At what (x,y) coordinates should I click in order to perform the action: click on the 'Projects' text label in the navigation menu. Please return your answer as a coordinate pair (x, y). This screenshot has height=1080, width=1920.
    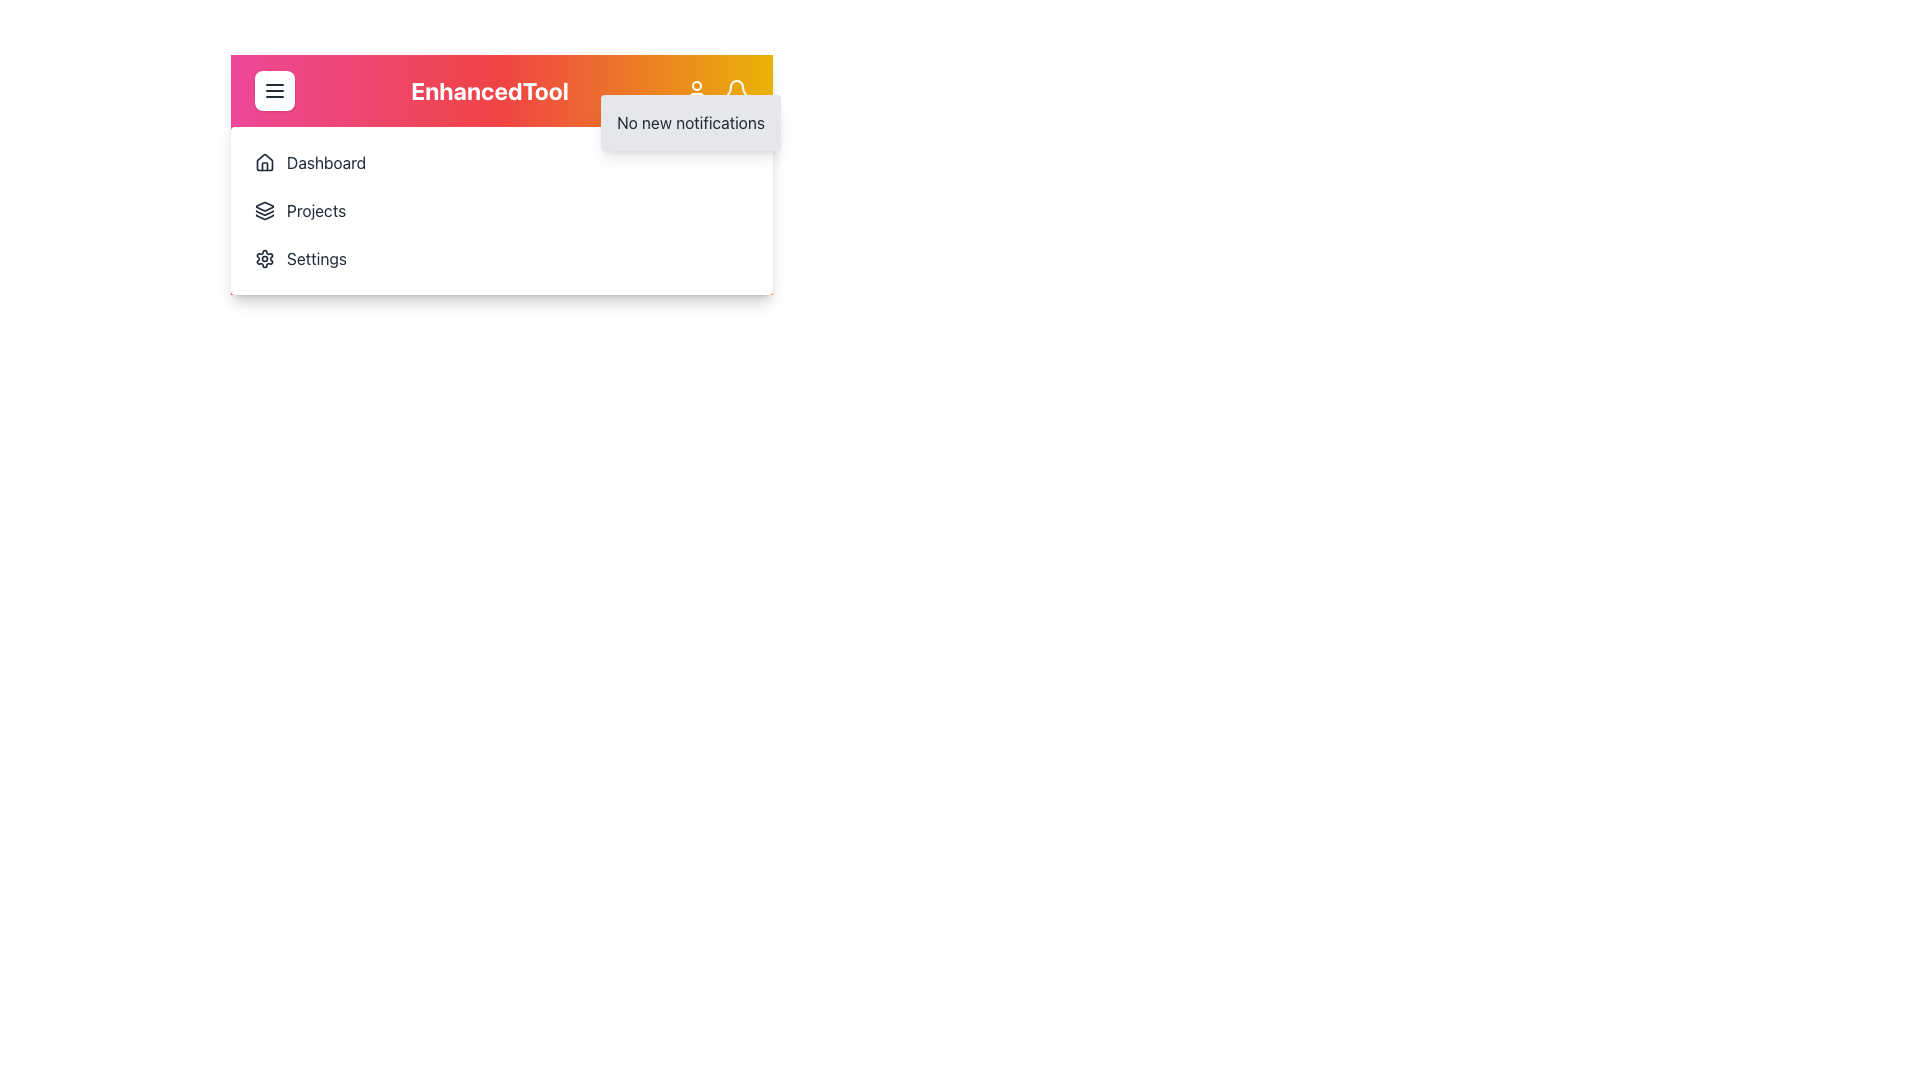
    Looking at the image, I should click on (315, 211).